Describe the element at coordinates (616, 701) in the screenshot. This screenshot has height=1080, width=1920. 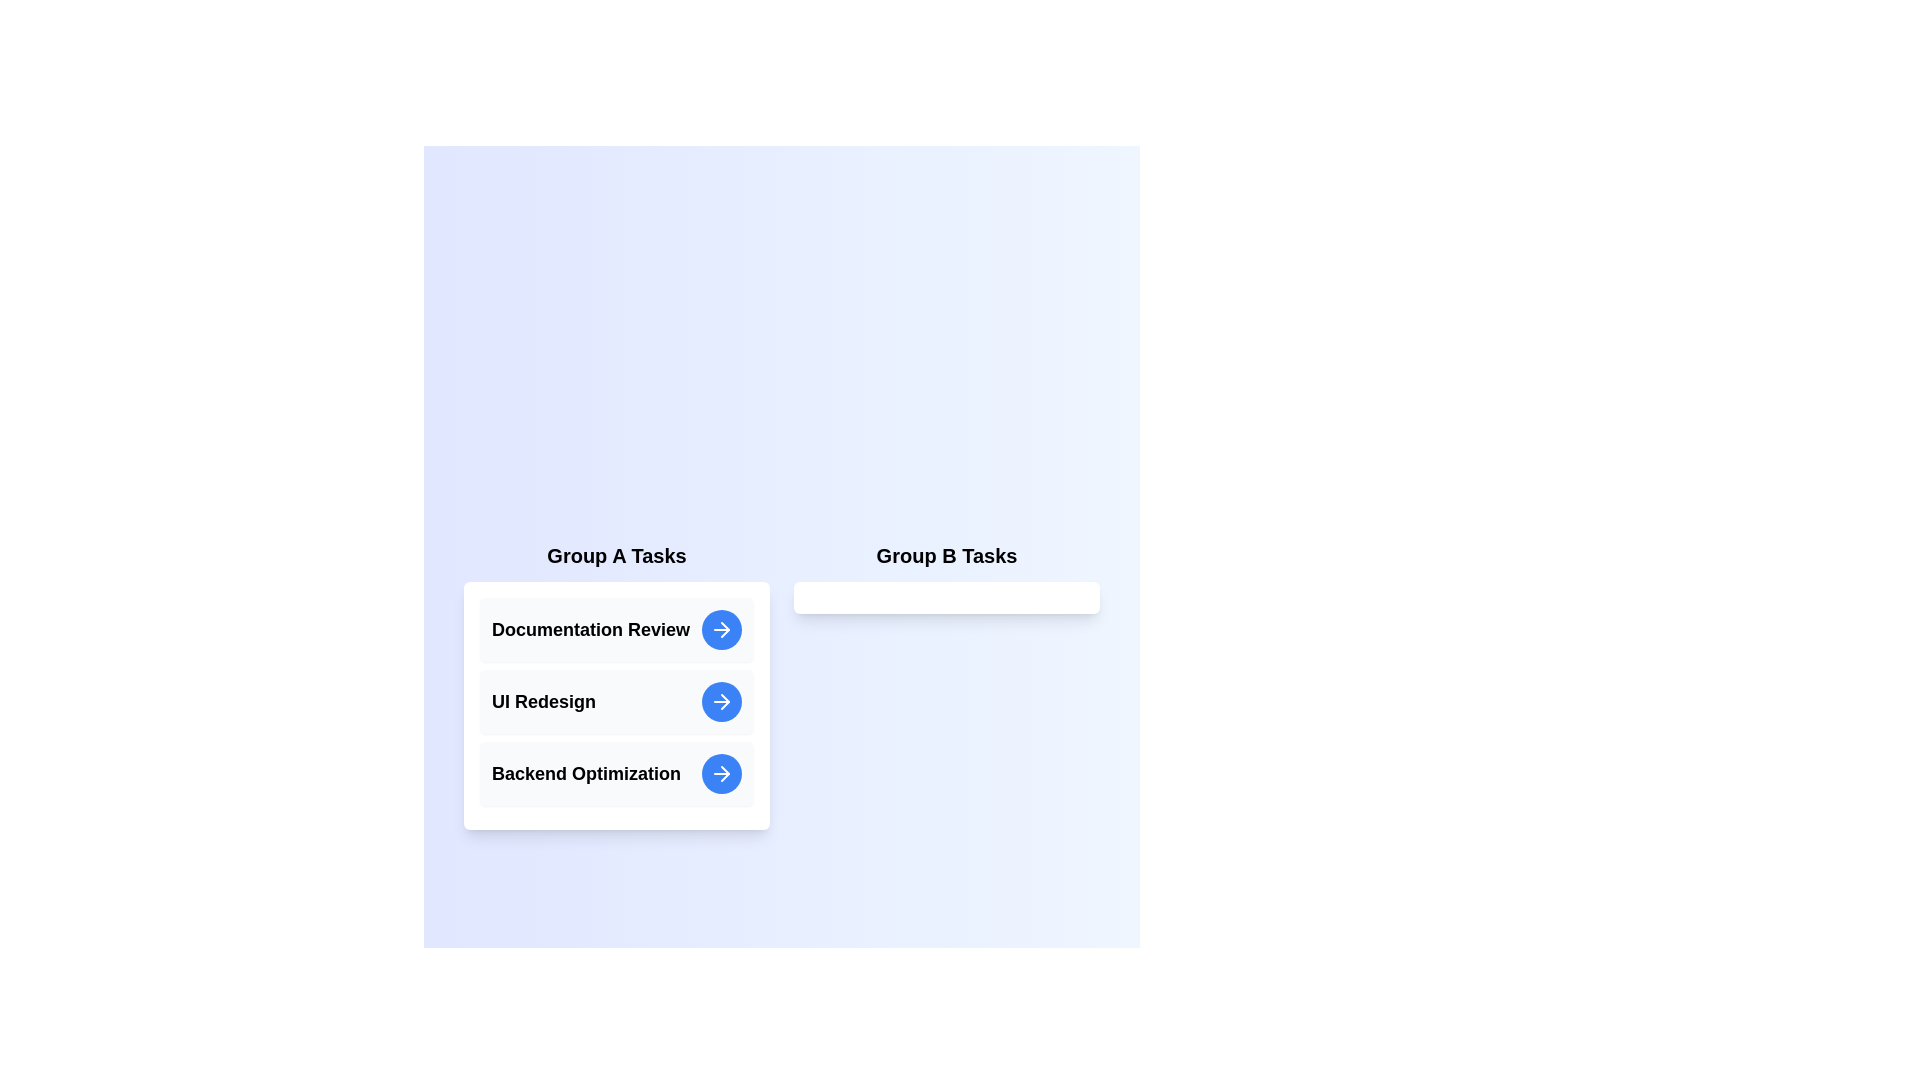
I see `the task entry UI Redesign in Group A to inspect its details` at that location.